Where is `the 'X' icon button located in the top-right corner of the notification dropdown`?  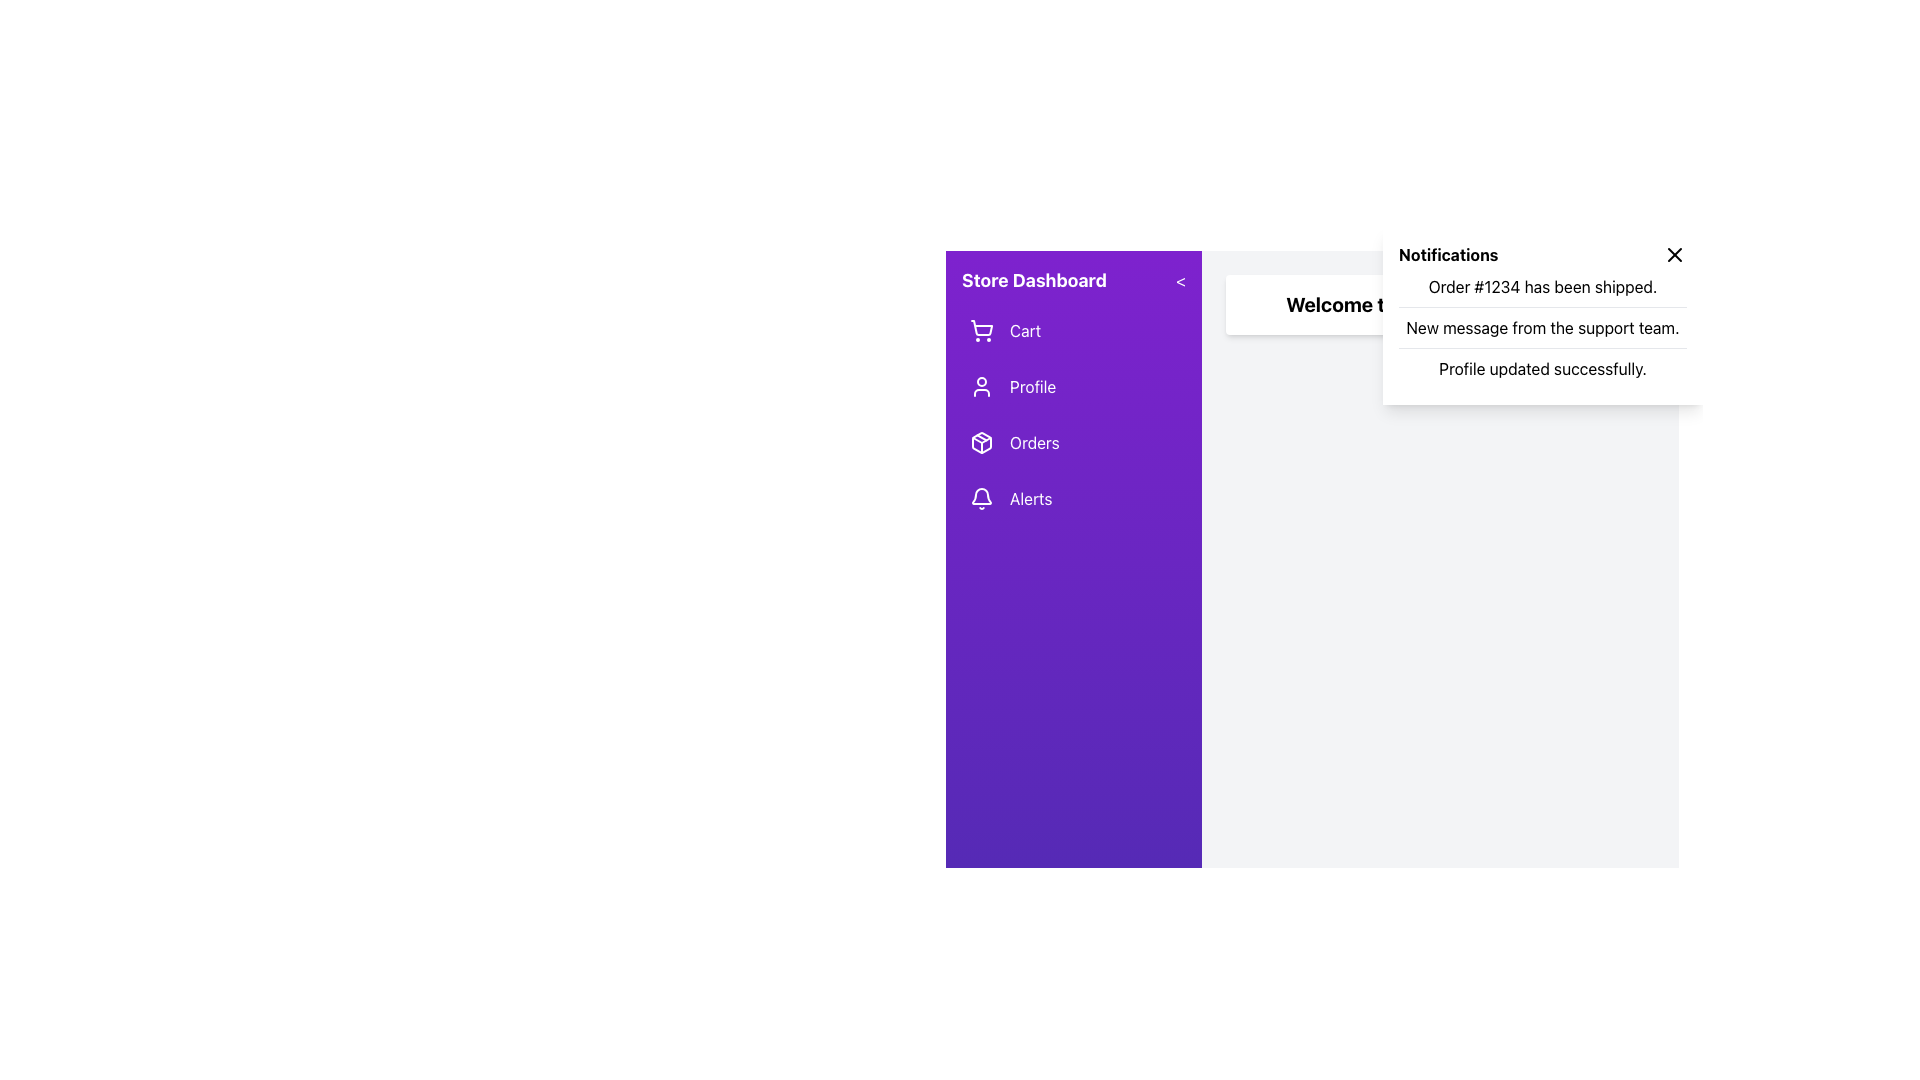 the 'X' icon button located in the top-right corner of the notification dropdown is located at coordinates (1675, 253).